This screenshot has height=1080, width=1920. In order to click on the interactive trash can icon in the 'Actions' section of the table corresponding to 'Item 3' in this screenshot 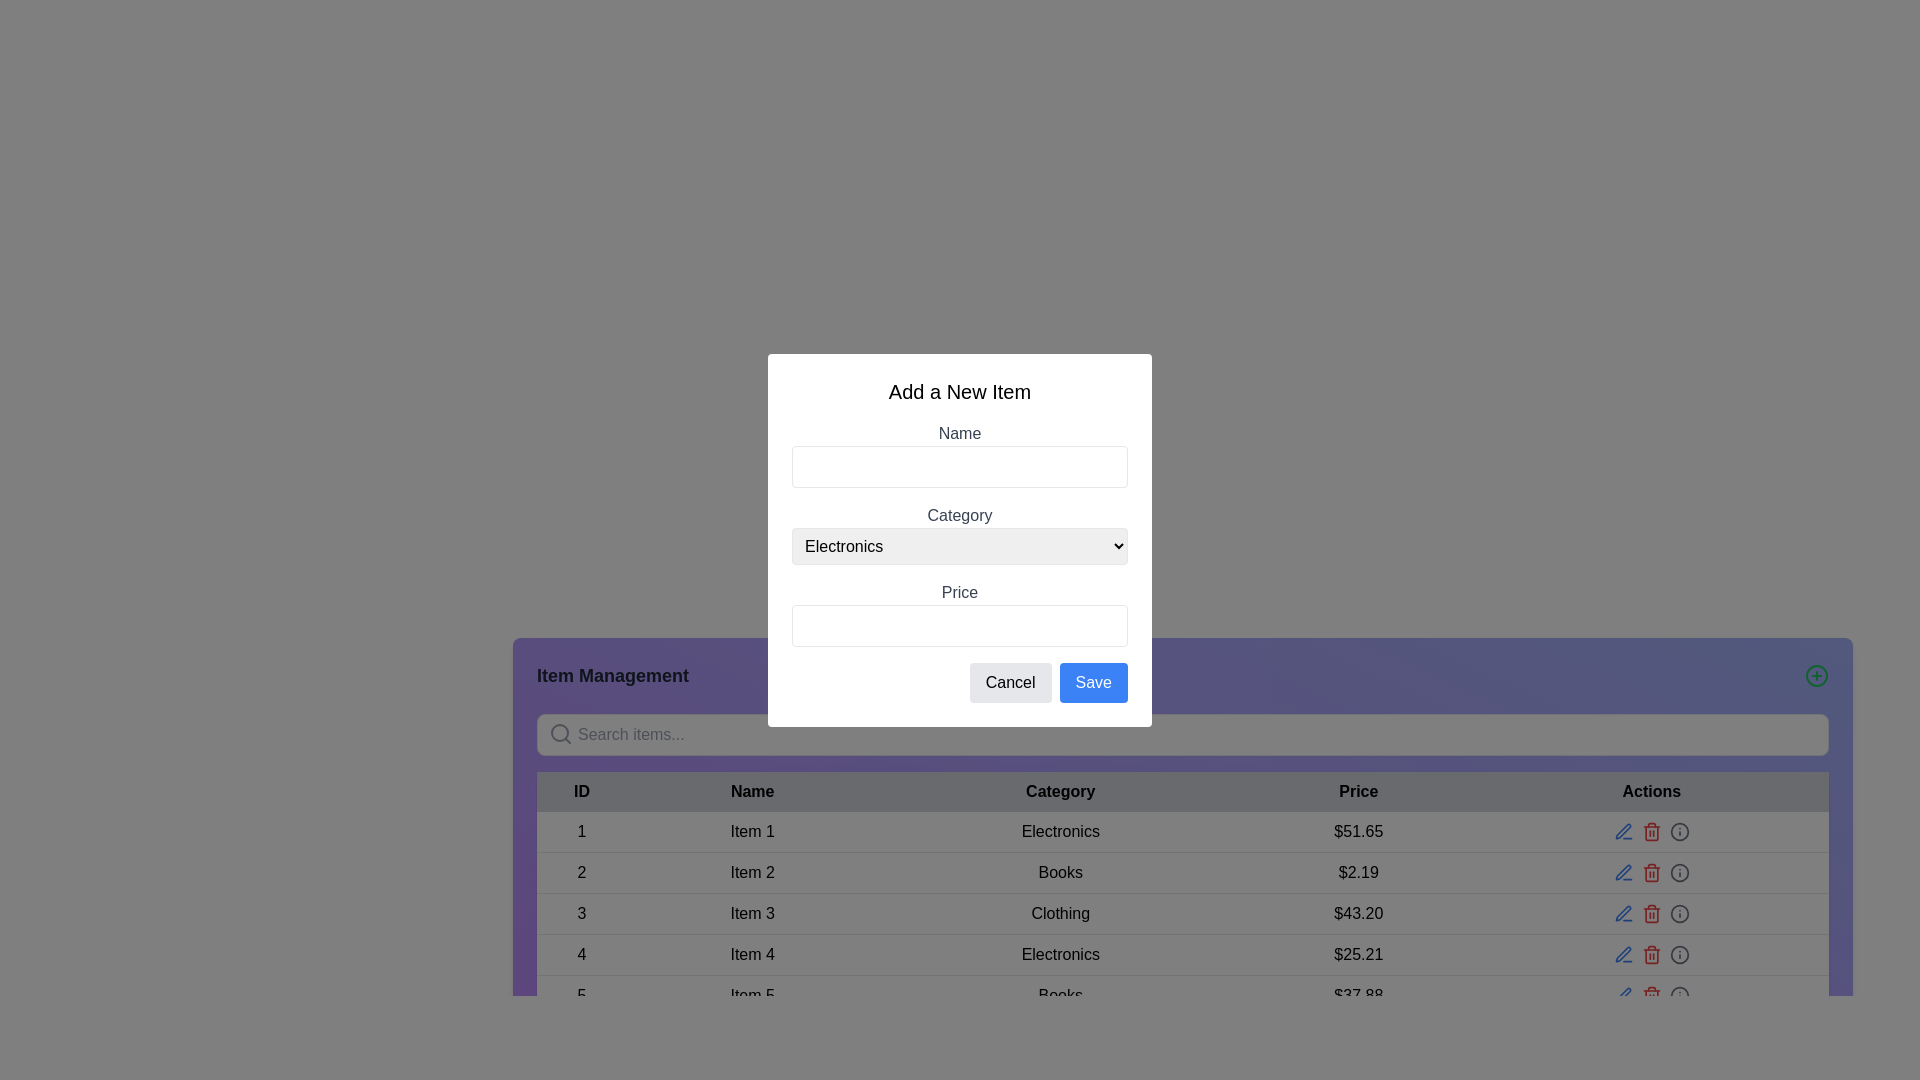, I will do `click(1651, 914)`.